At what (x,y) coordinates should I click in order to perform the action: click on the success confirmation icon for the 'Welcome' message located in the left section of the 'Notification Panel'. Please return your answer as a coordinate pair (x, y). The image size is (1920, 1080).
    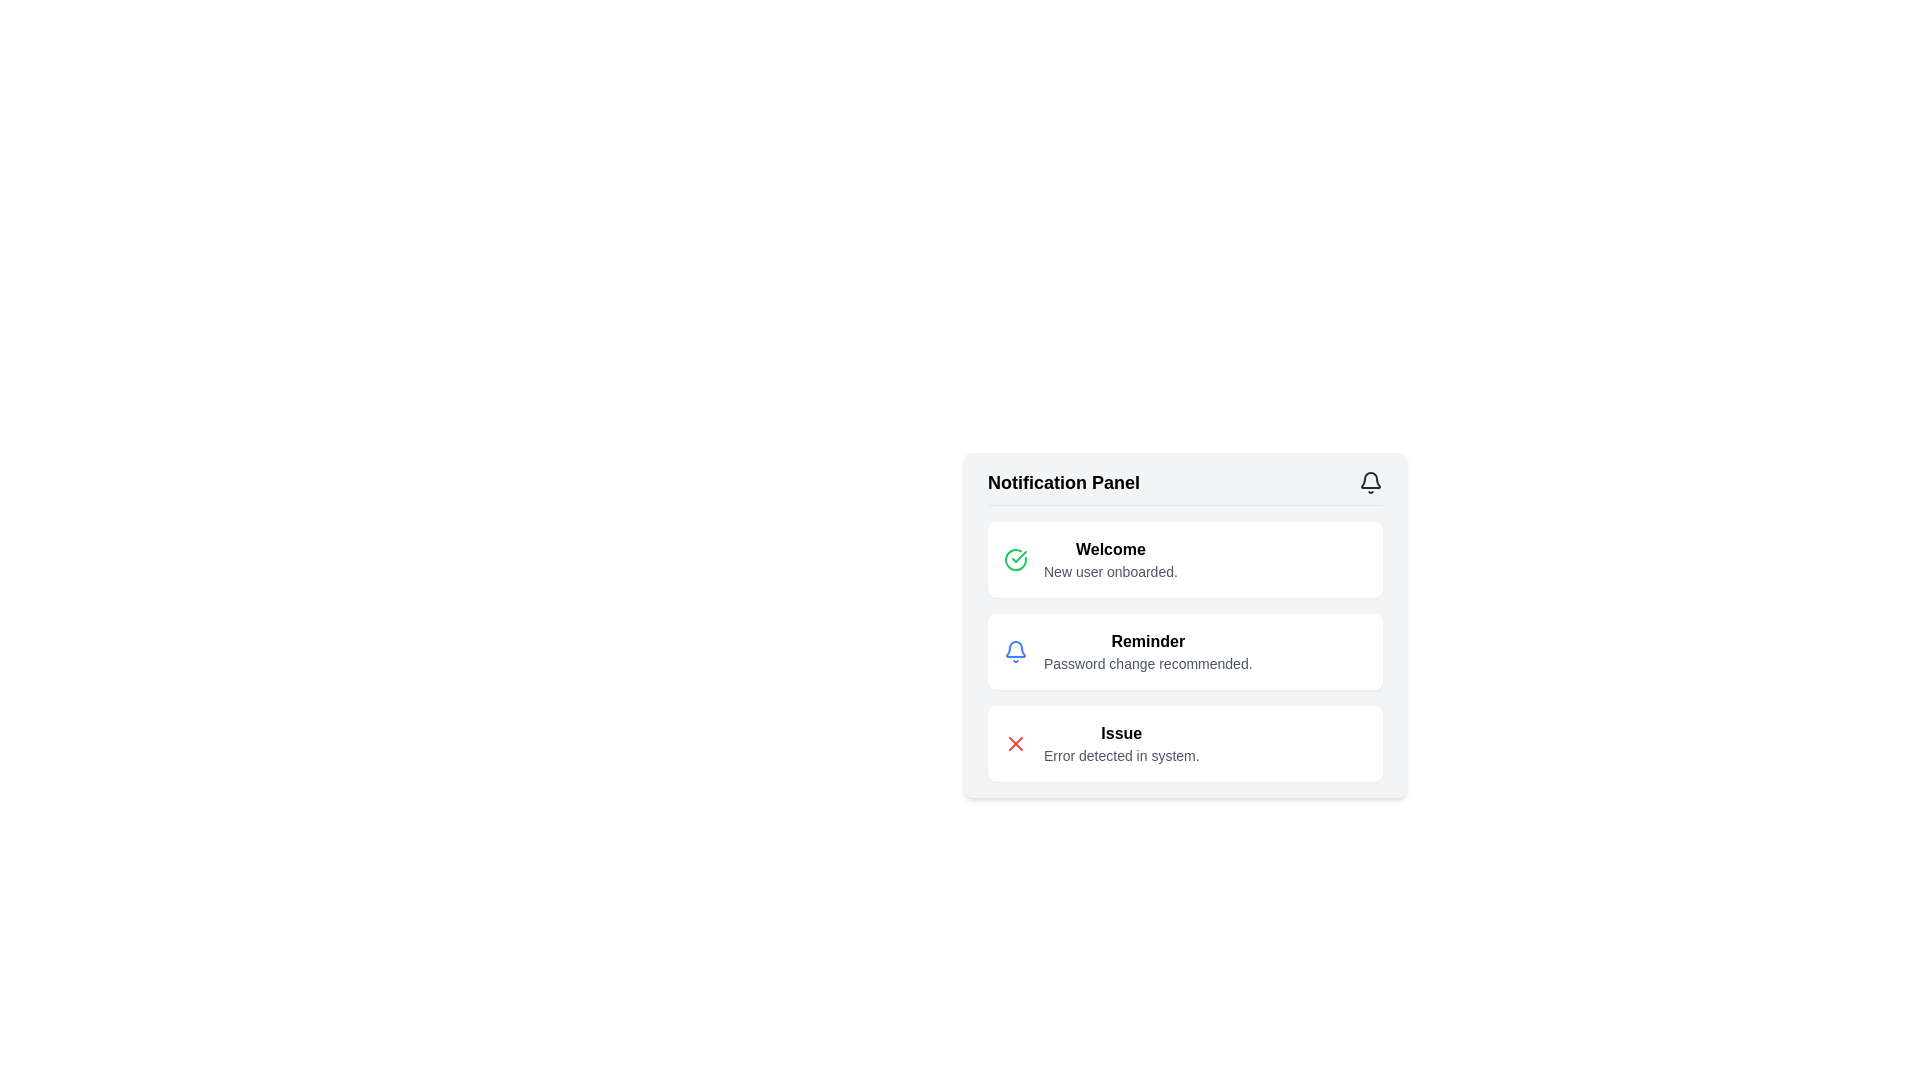
    Looking at the image, I should click on (1016, 559).